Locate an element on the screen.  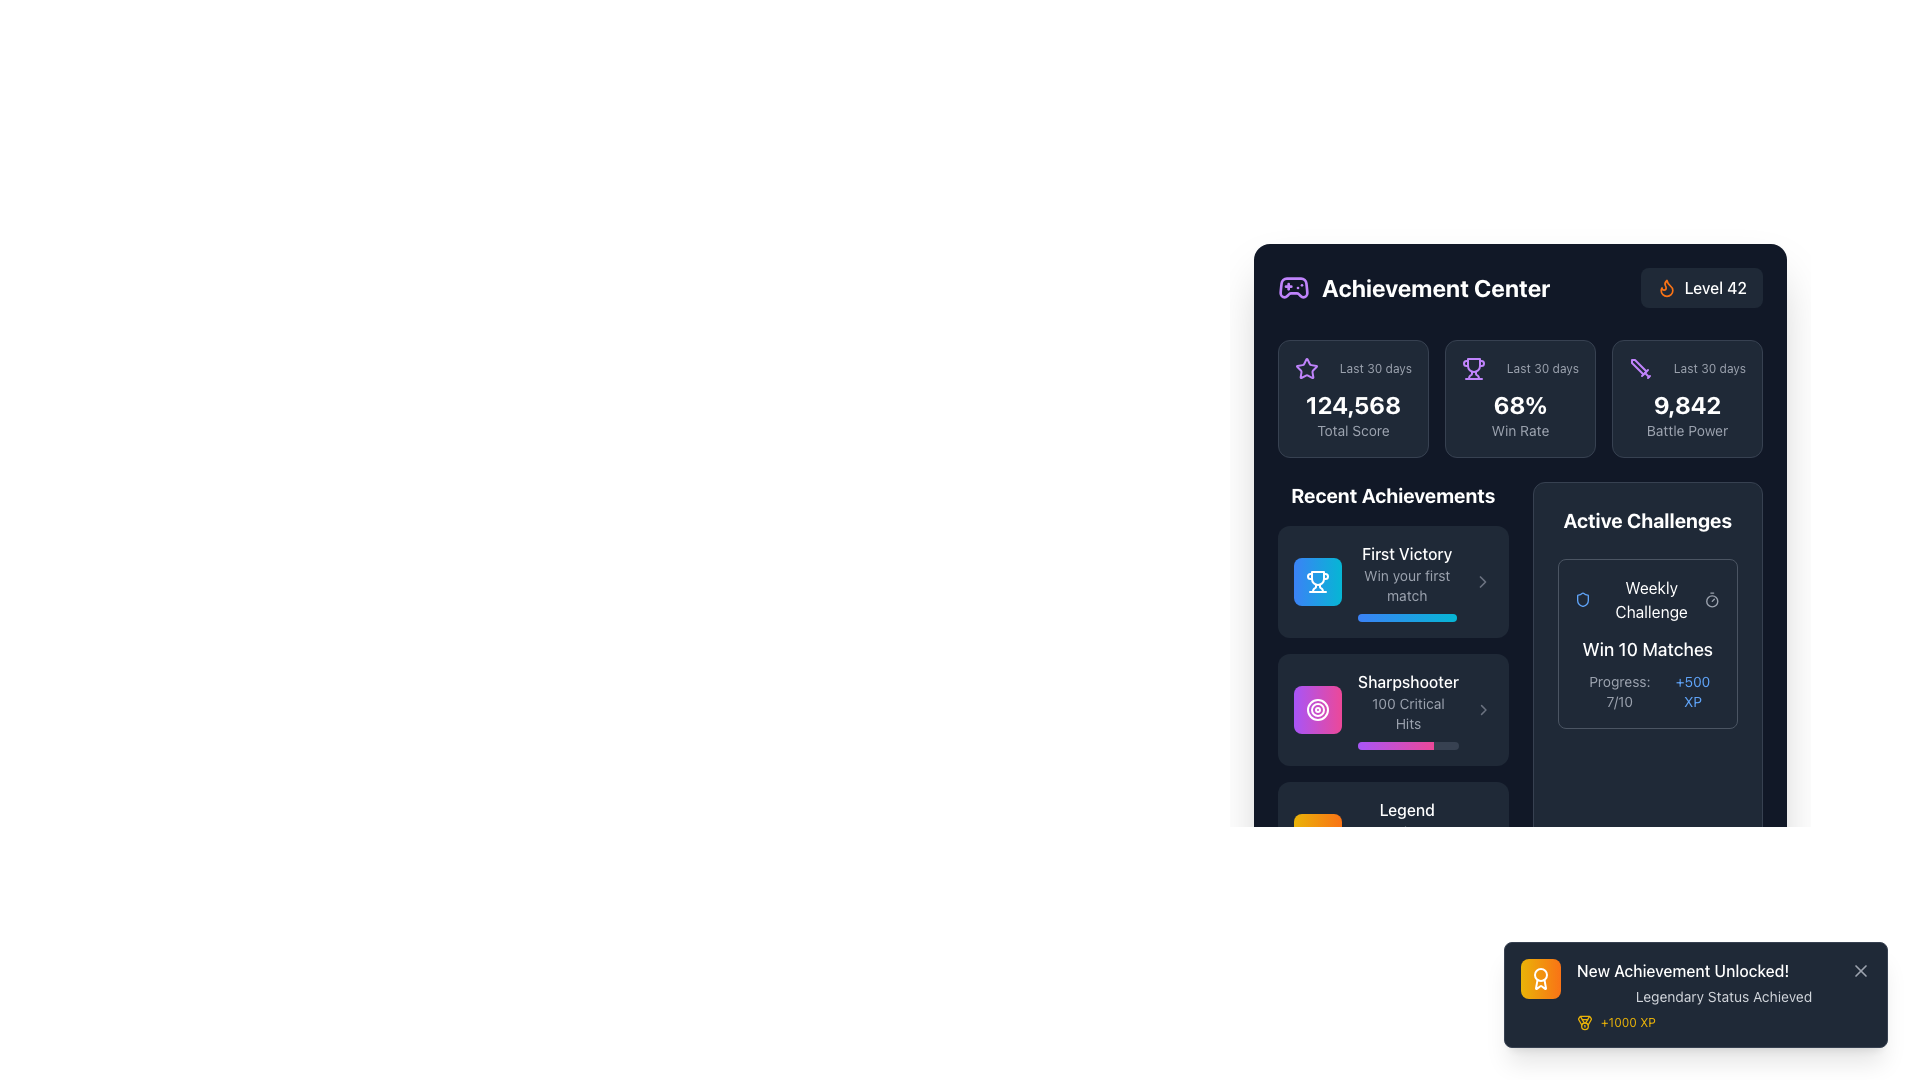
the Decorative SVG Icon located at the top-left corner of the 'Achievement Center' section, adjacent to the title is located at coordinates (1294, 288).